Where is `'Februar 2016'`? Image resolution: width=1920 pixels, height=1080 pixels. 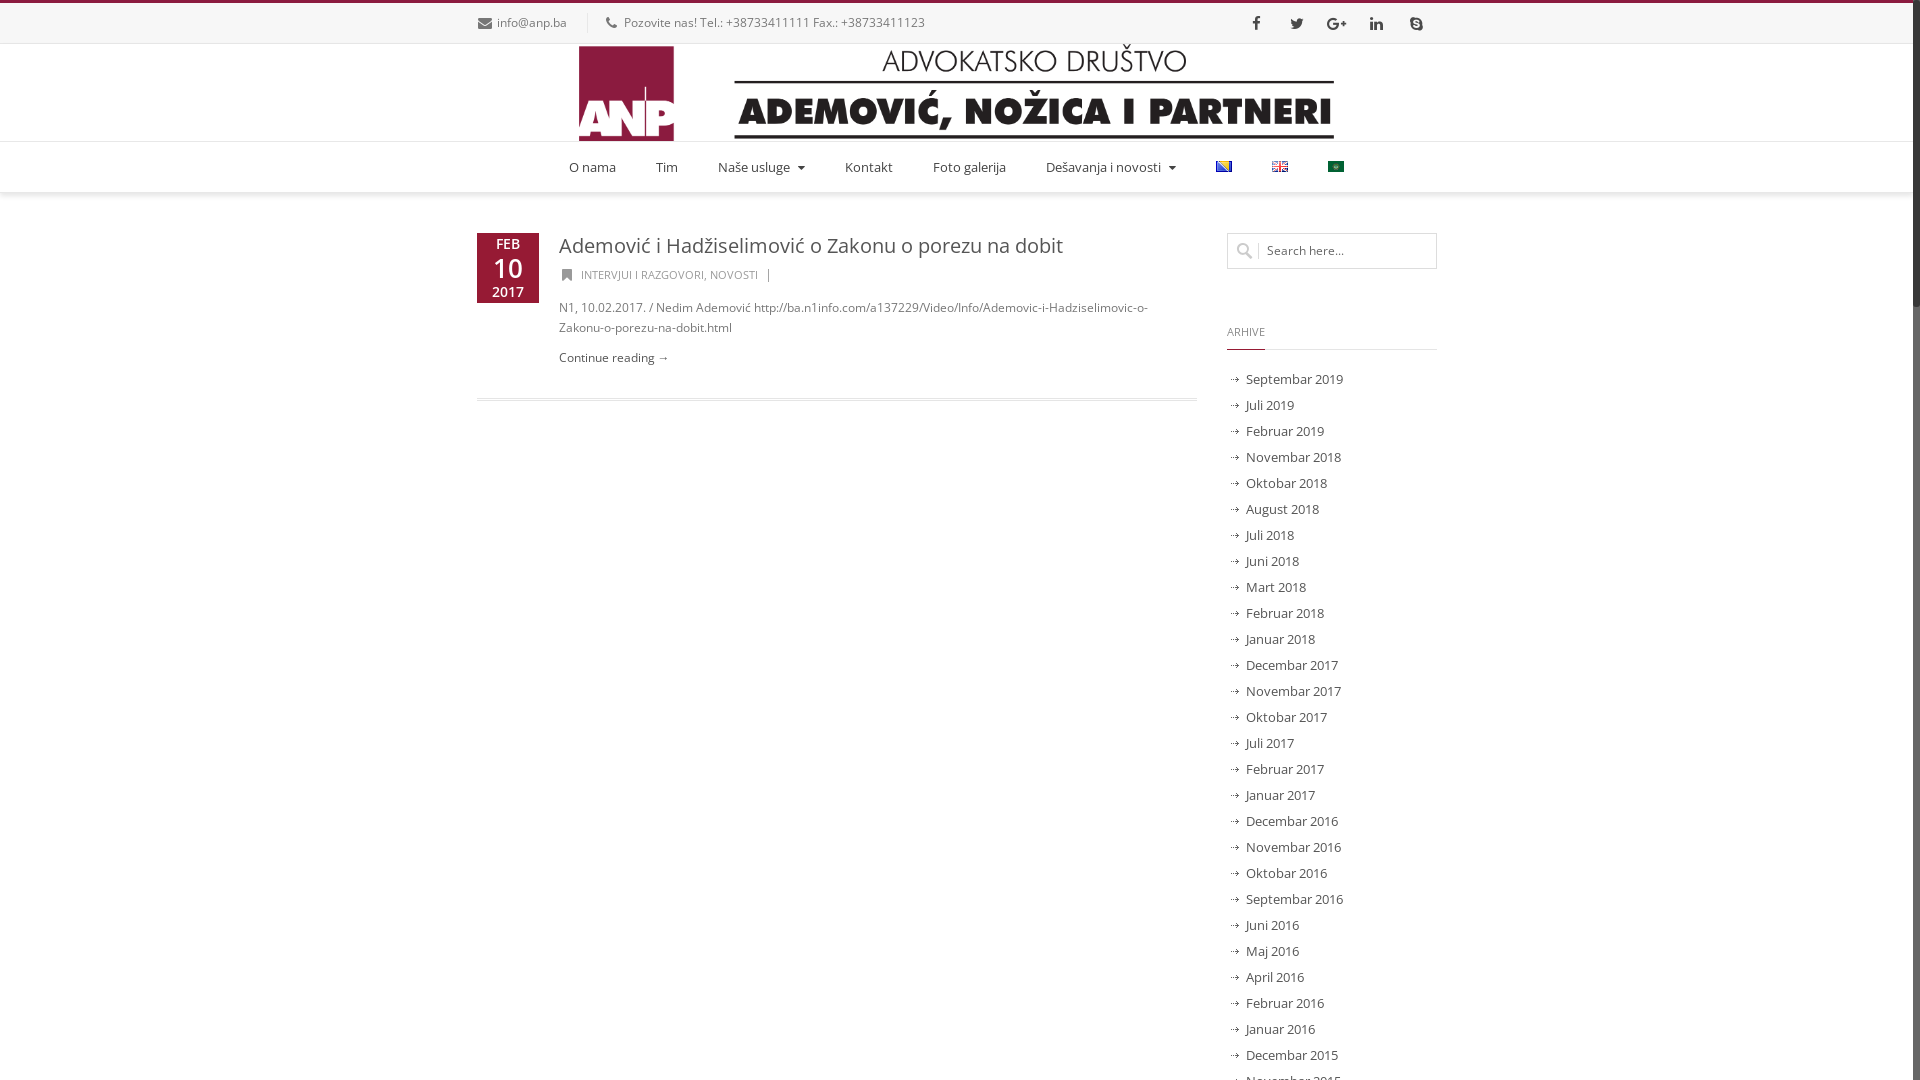 'Februar 2016' is located at coordinates (1276, 1002).